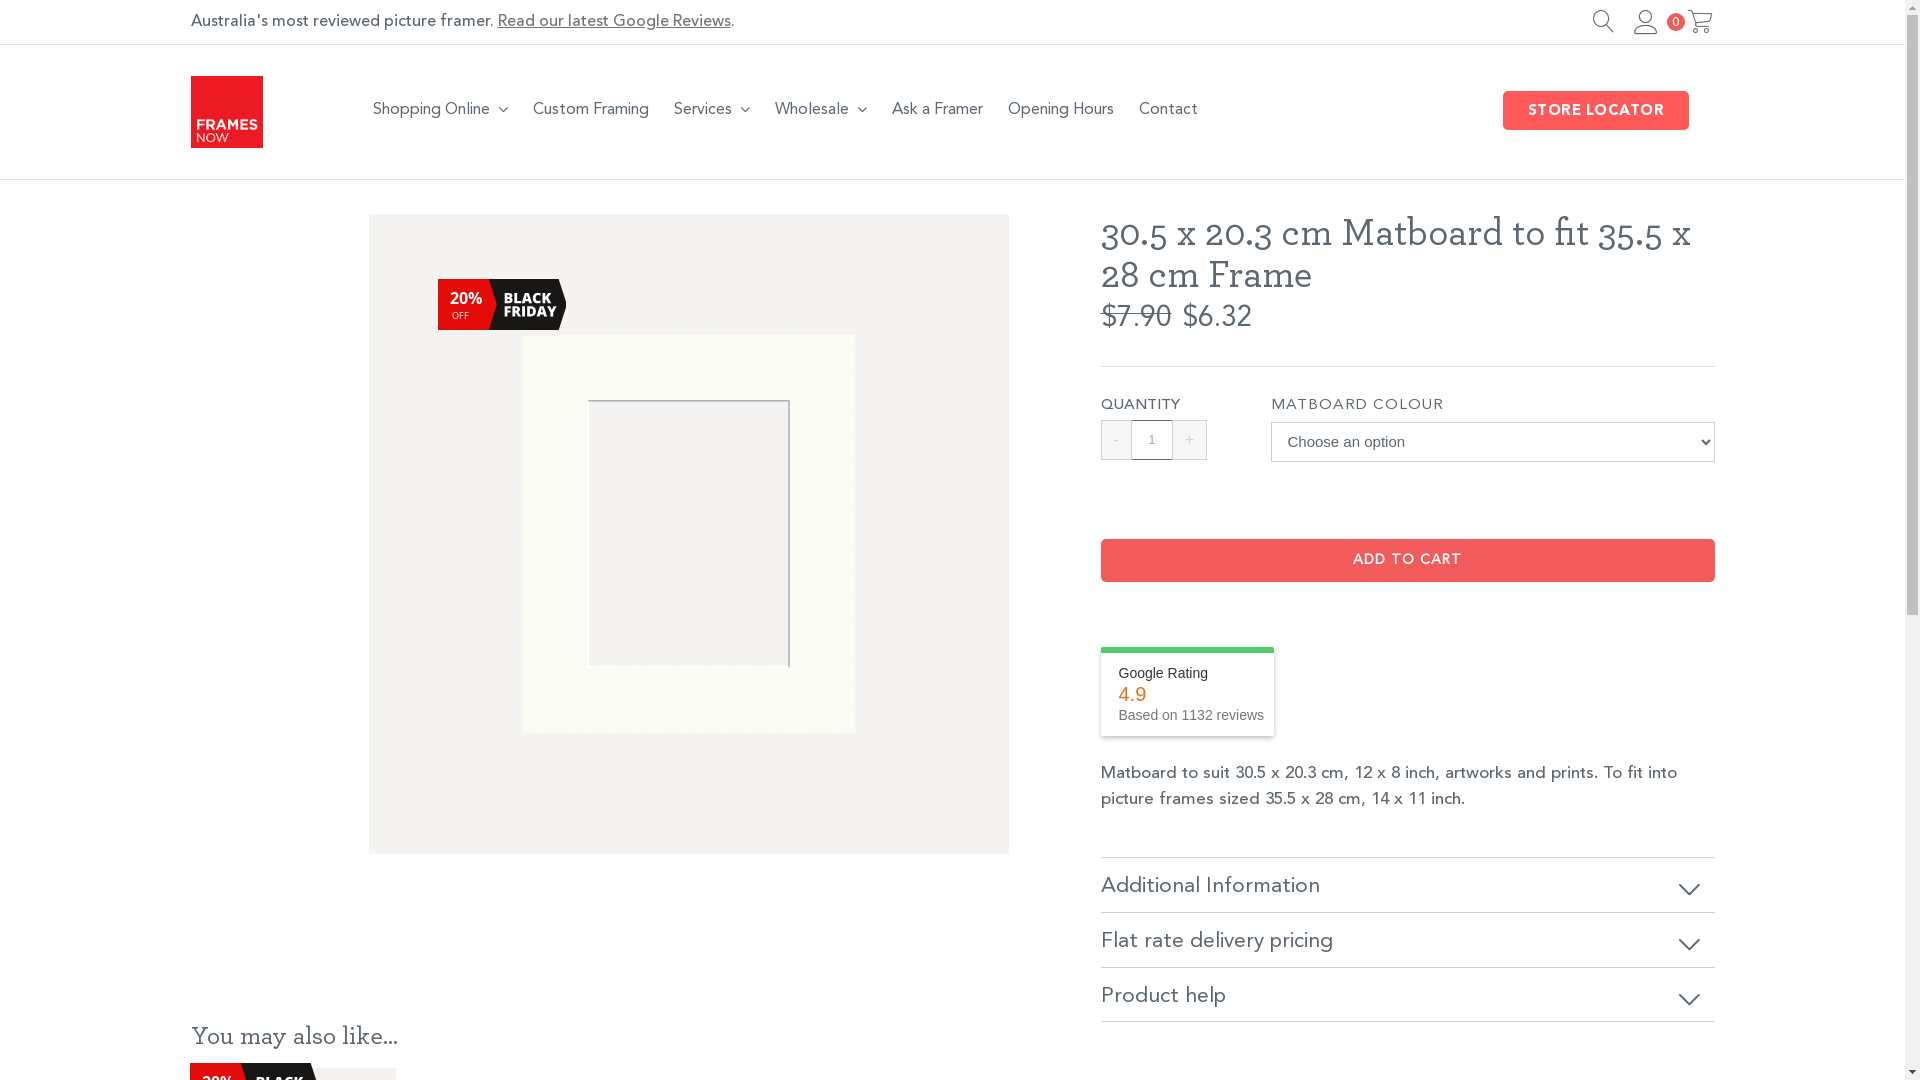 Image resolution: width=1920 pixels, height=1080 pixels. I want to click on 'Ask a Framer', so click(936, 110).